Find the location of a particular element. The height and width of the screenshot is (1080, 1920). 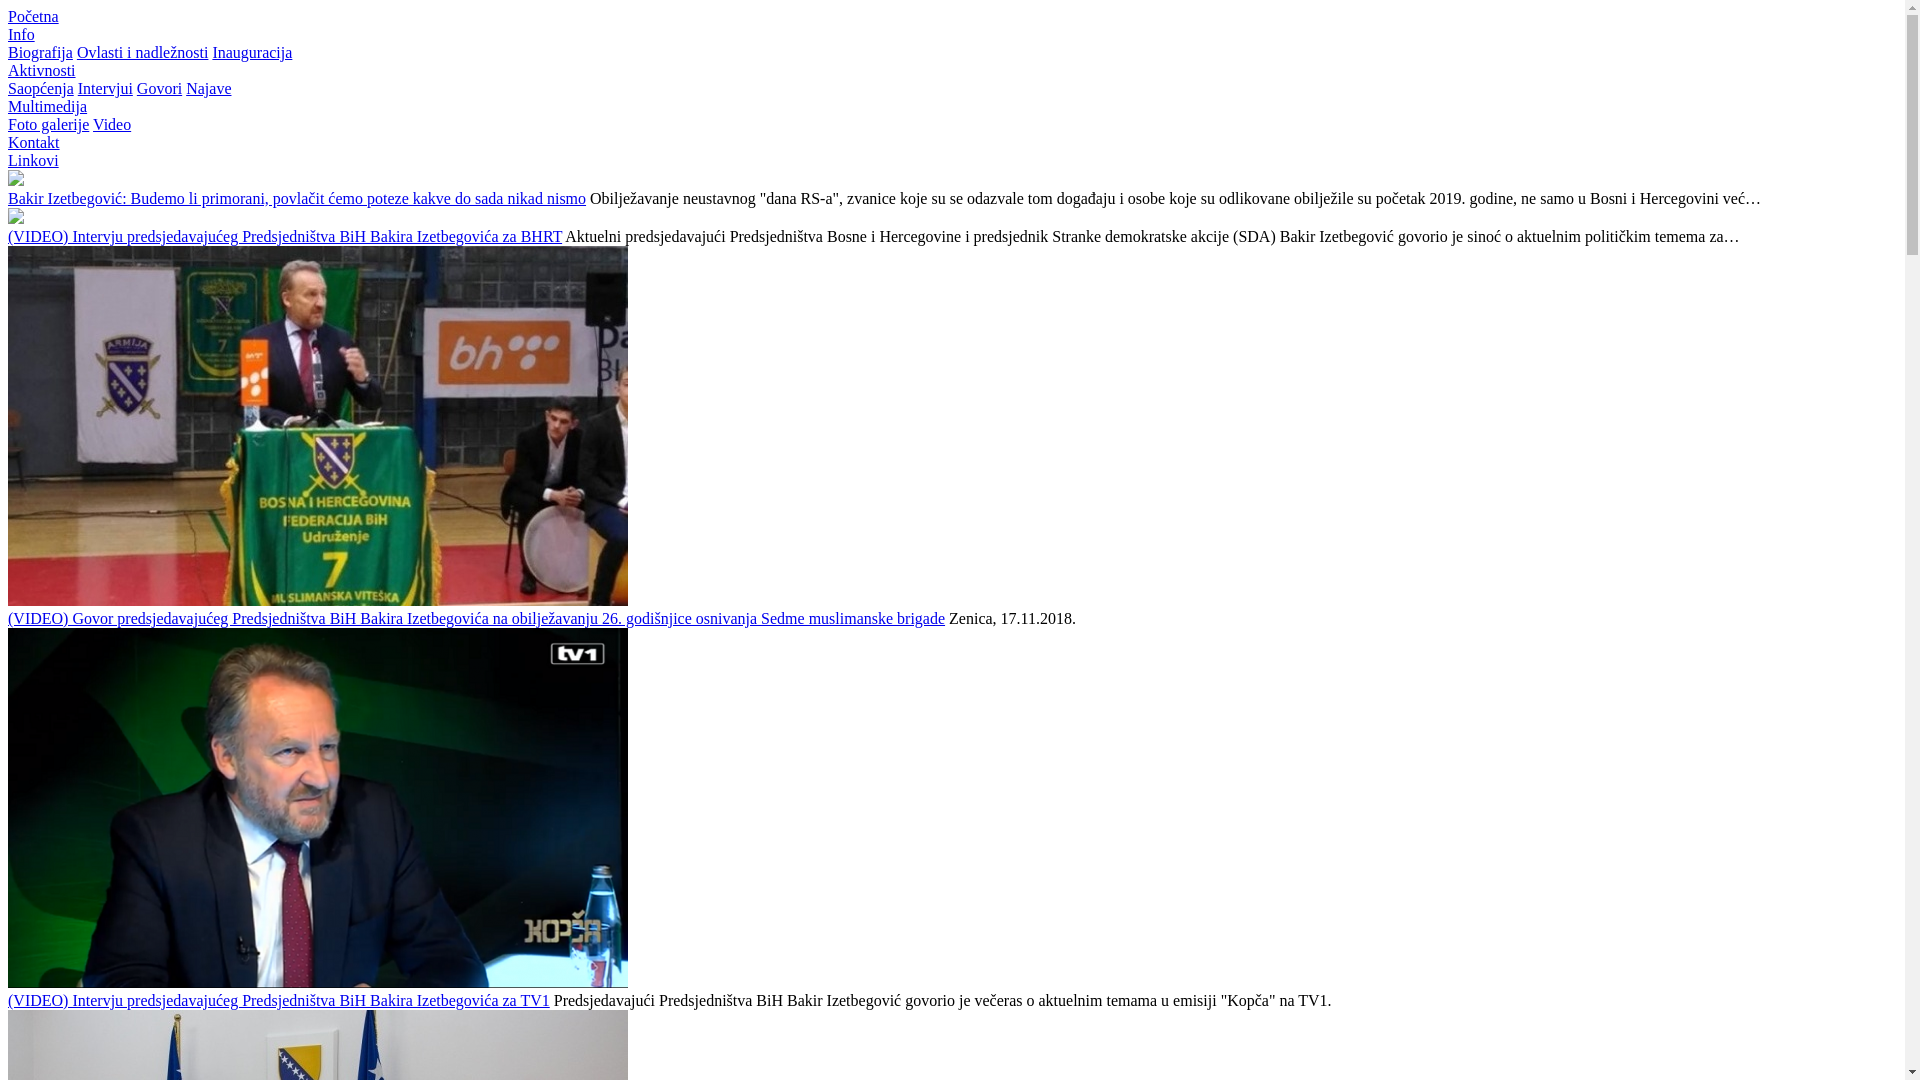

'Aktivnosti' is located at coordinates (42, 69).